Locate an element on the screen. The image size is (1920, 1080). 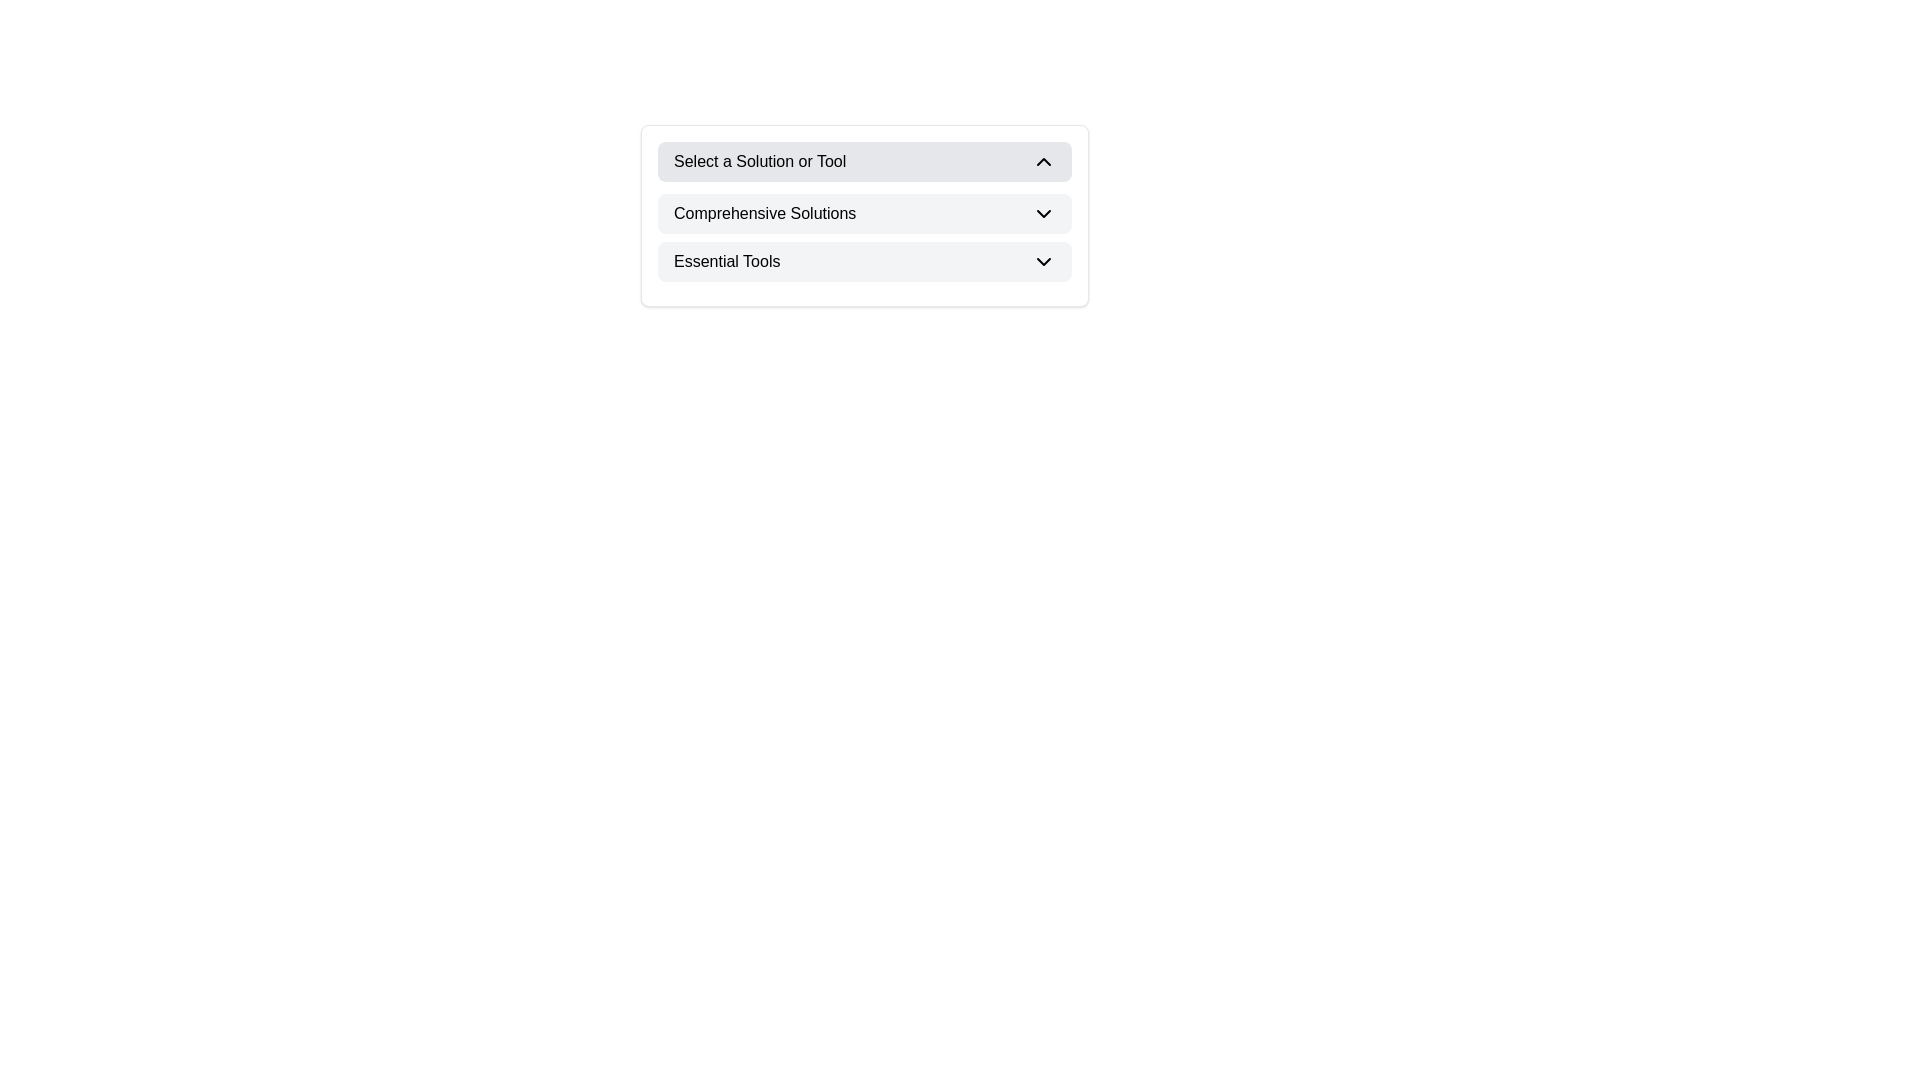
the non-interactive text label that is the second item in a vertical list, located below the 'Select a Solution or Tool' label and above the 'Essential Tools' label is located at coordinates (764, 213).